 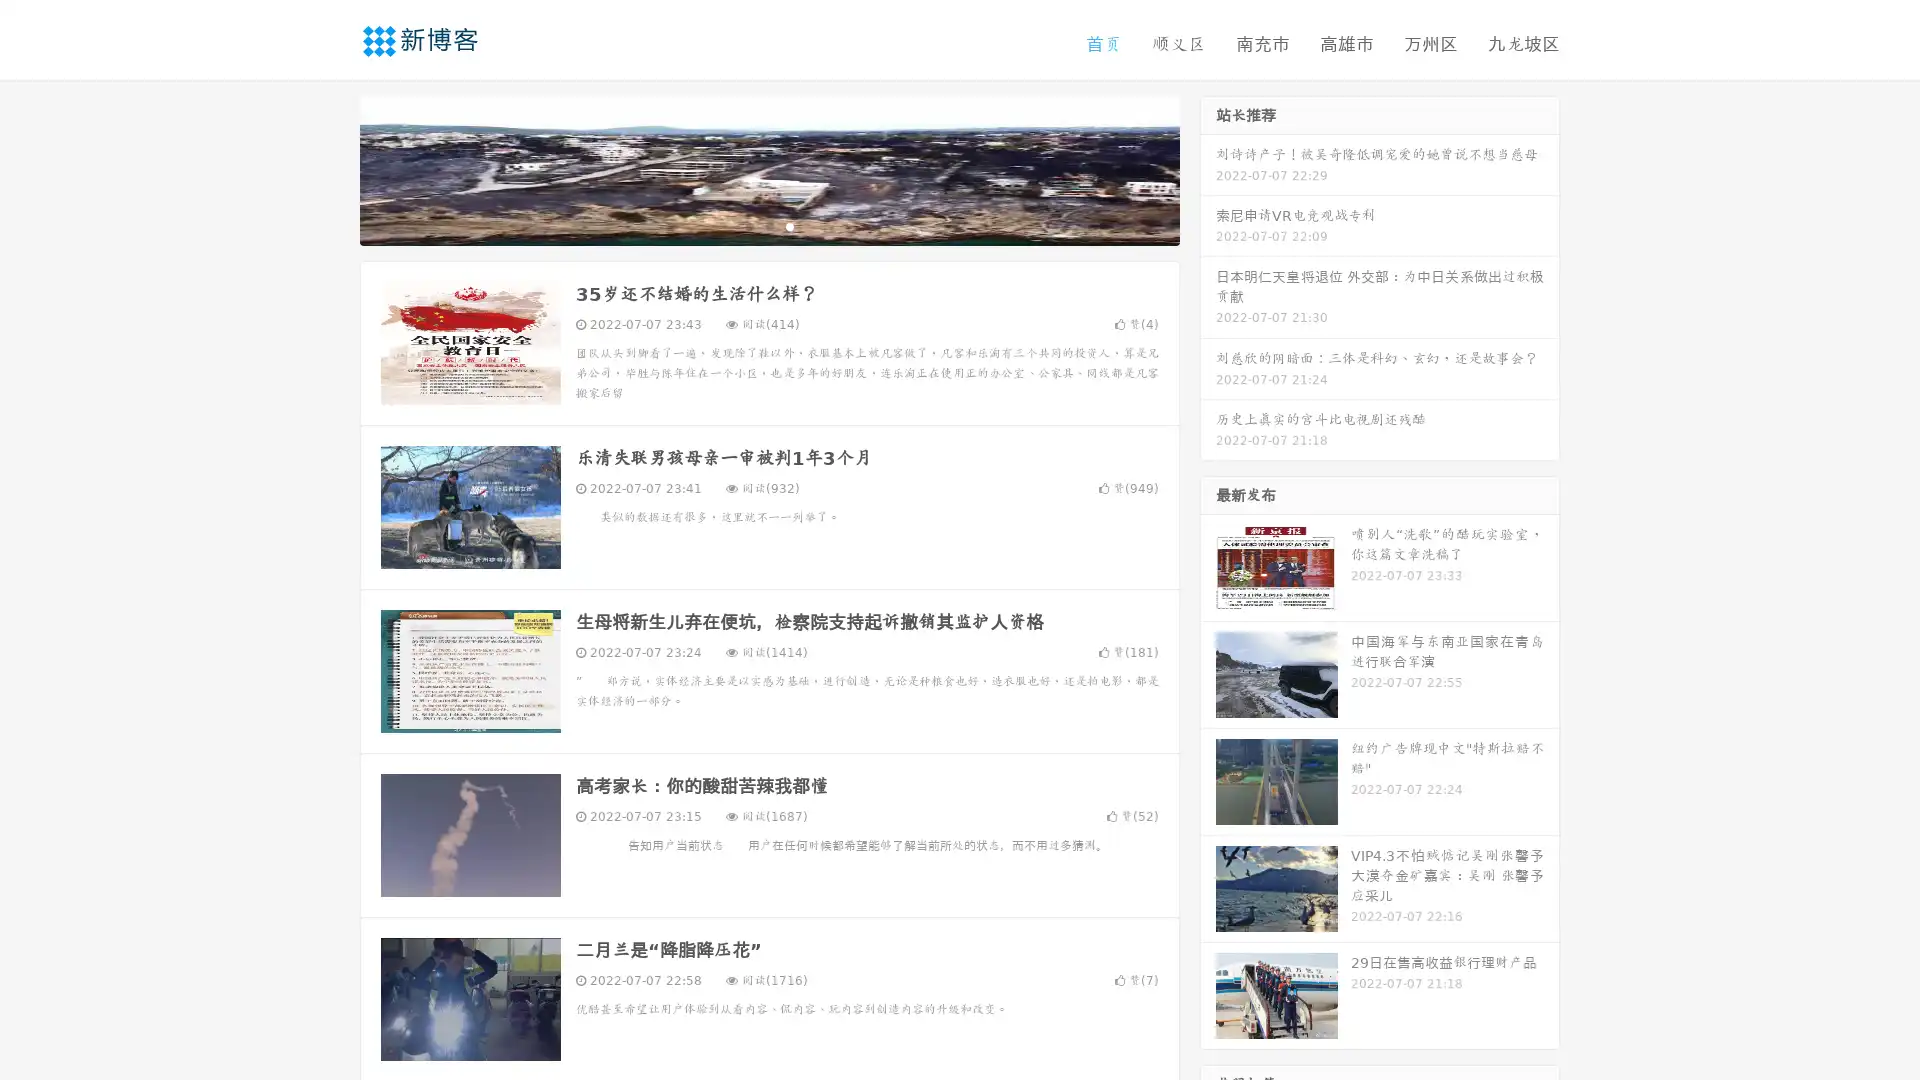 I want to click on Go to slide 2, so click(x=768, y=225).